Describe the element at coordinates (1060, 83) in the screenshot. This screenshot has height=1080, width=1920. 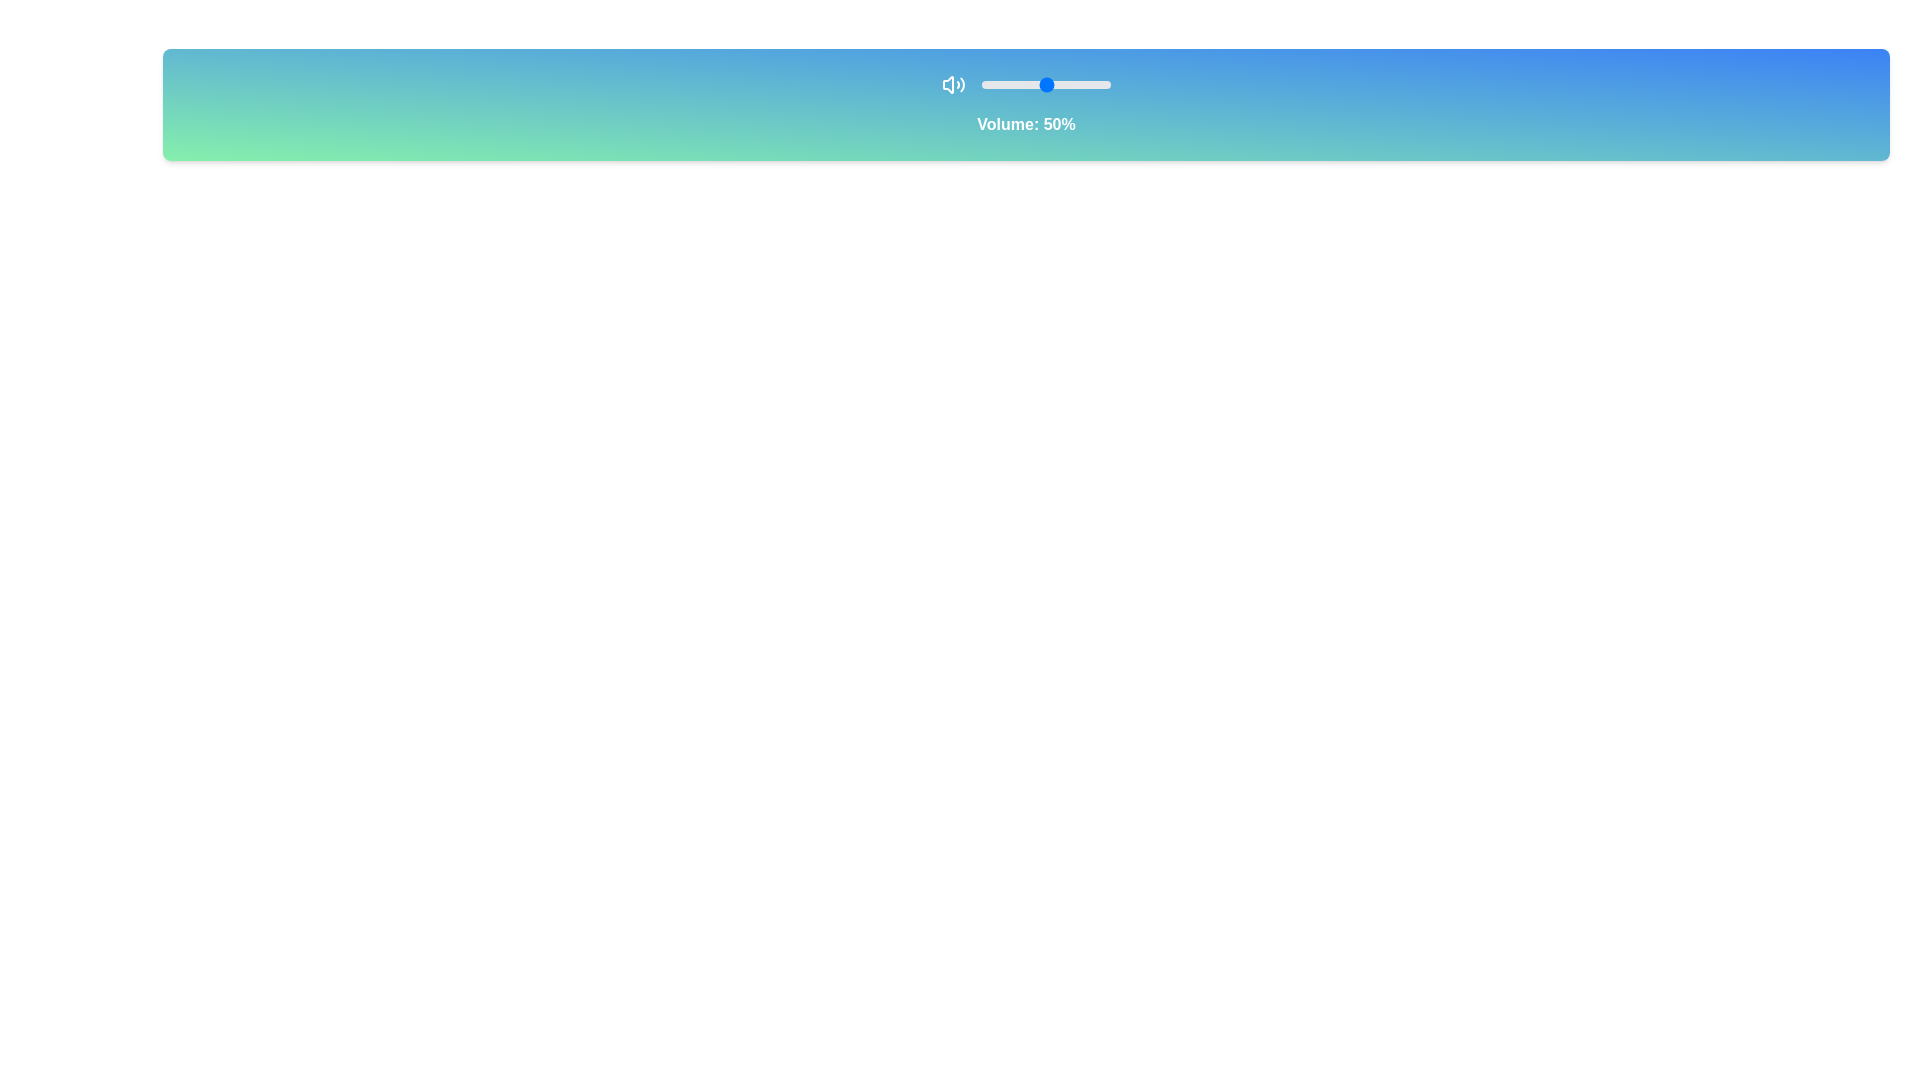
I see `the volume level on the slider` at that location.